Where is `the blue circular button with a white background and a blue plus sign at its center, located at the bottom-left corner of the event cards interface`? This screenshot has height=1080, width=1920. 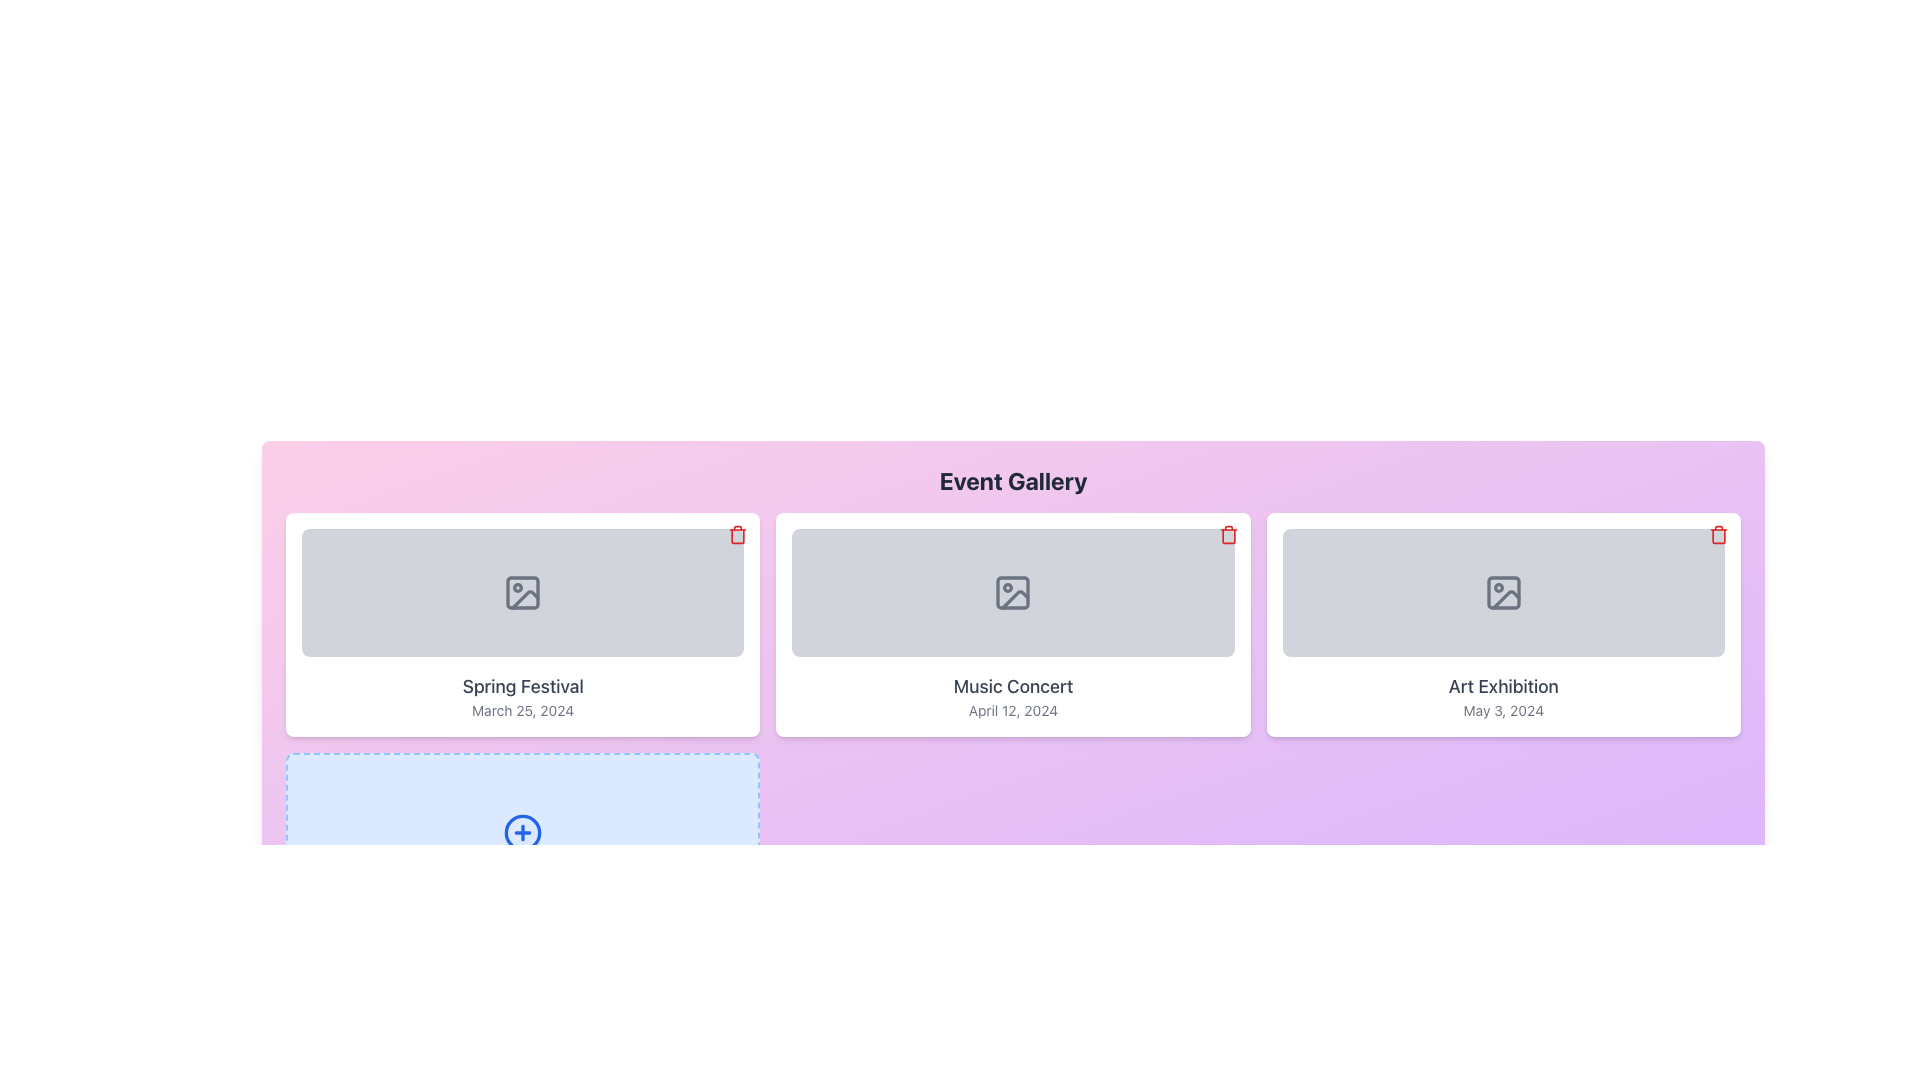 the blue circular button with a white background and a blue plus sign at its center, located at the bottom-left corner of the event cards interface is located at coordinates (523, 833).